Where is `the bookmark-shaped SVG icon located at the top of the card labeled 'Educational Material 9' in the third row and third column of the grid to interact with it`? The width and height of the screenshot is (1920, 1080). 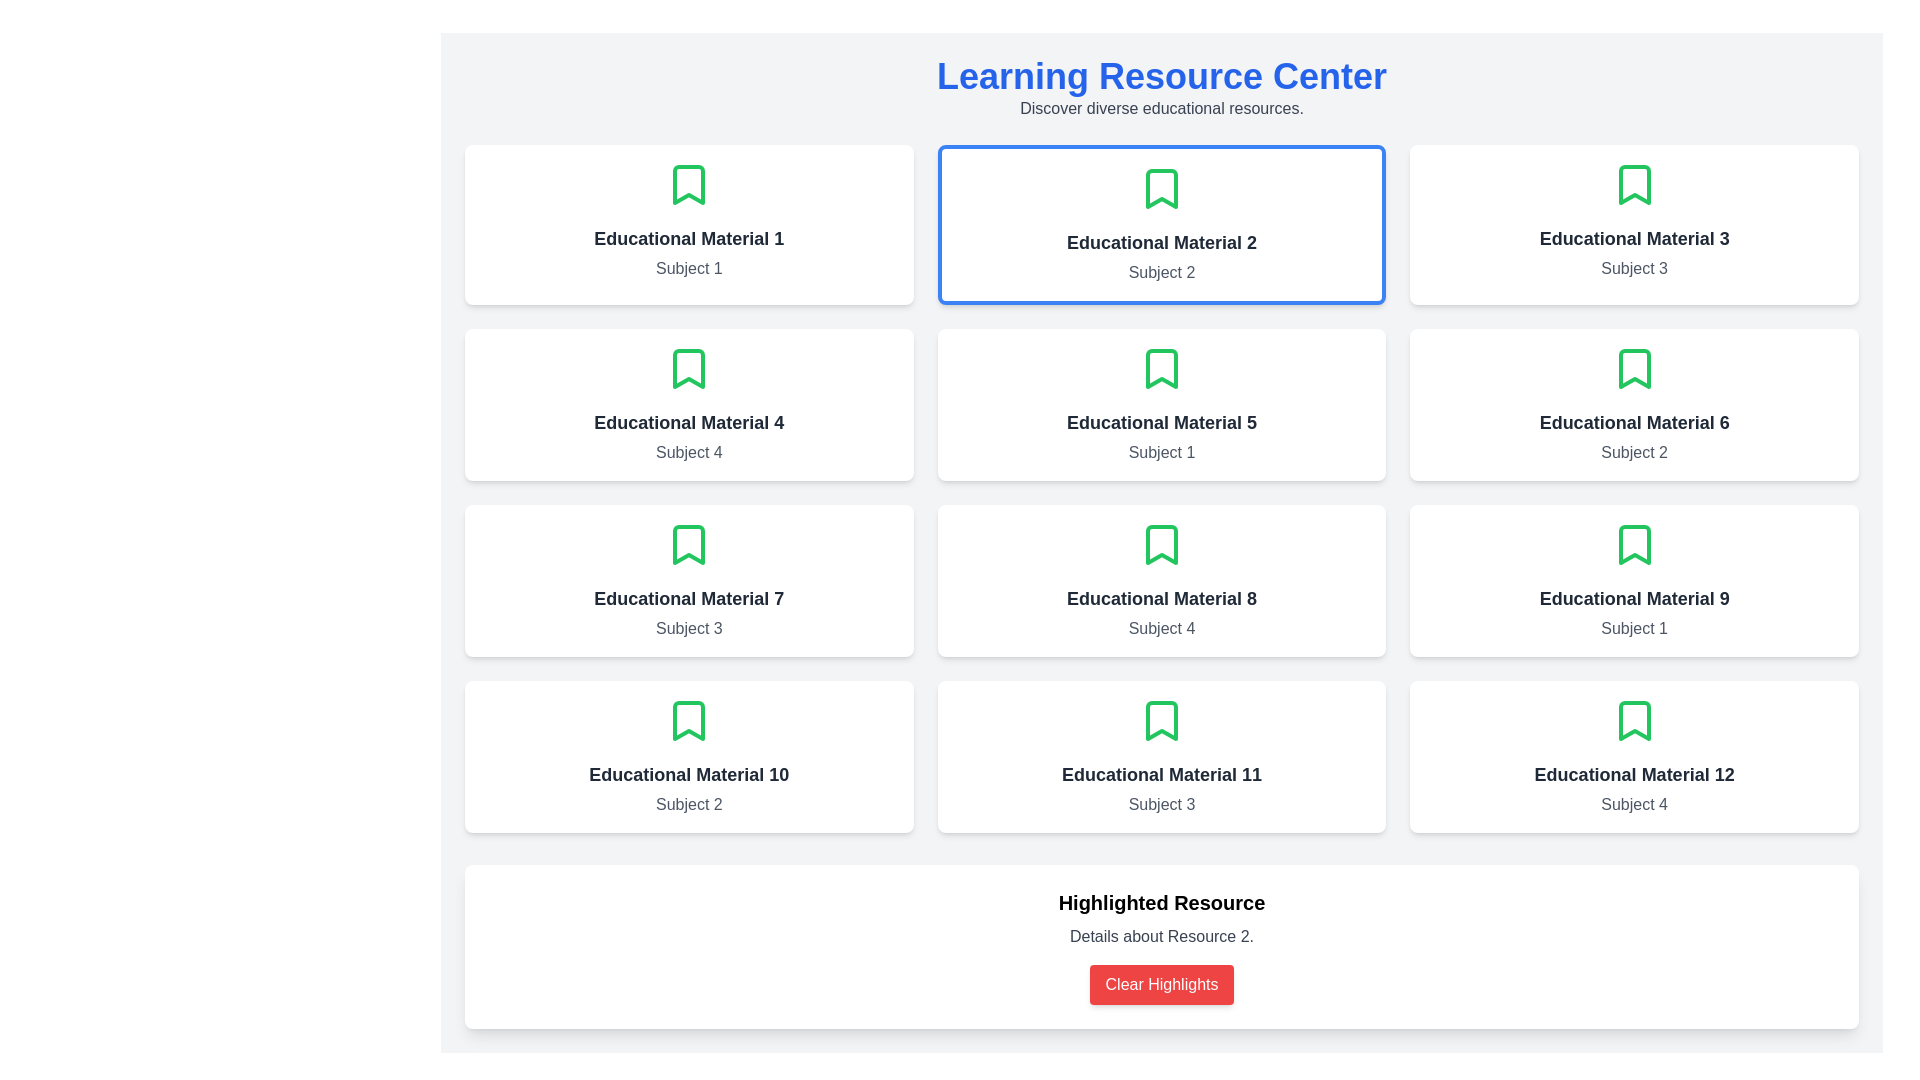
the bookmark-shaped SVG icon located at the top of the card labeled 'Educational Material 9' in the third row and third column of the grid to interact with it is located at coordinates (1634, 544).